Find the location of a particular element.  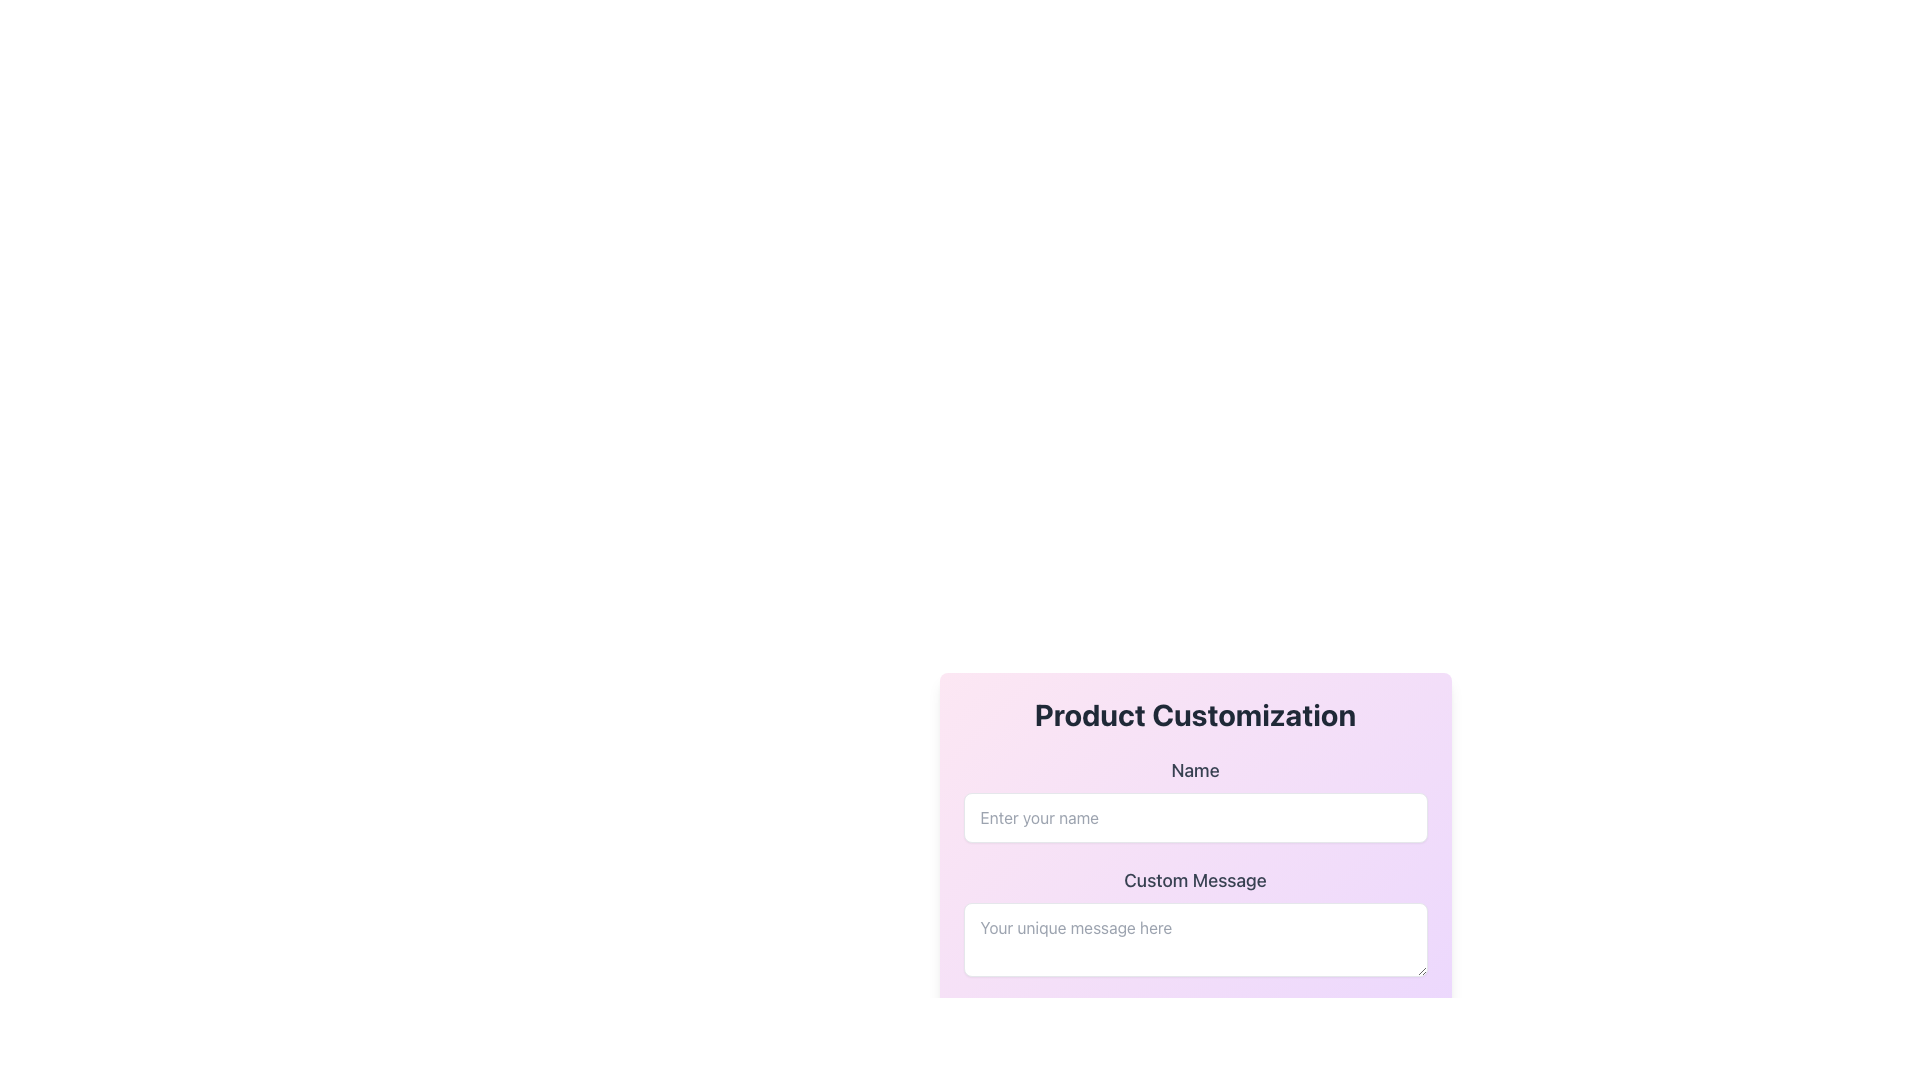

text label 'Name' which is styled with medium weight dark gray font and is positioned above the input field for entering a name in the 'Product Customization' form is located at coordinates (1195, 770).